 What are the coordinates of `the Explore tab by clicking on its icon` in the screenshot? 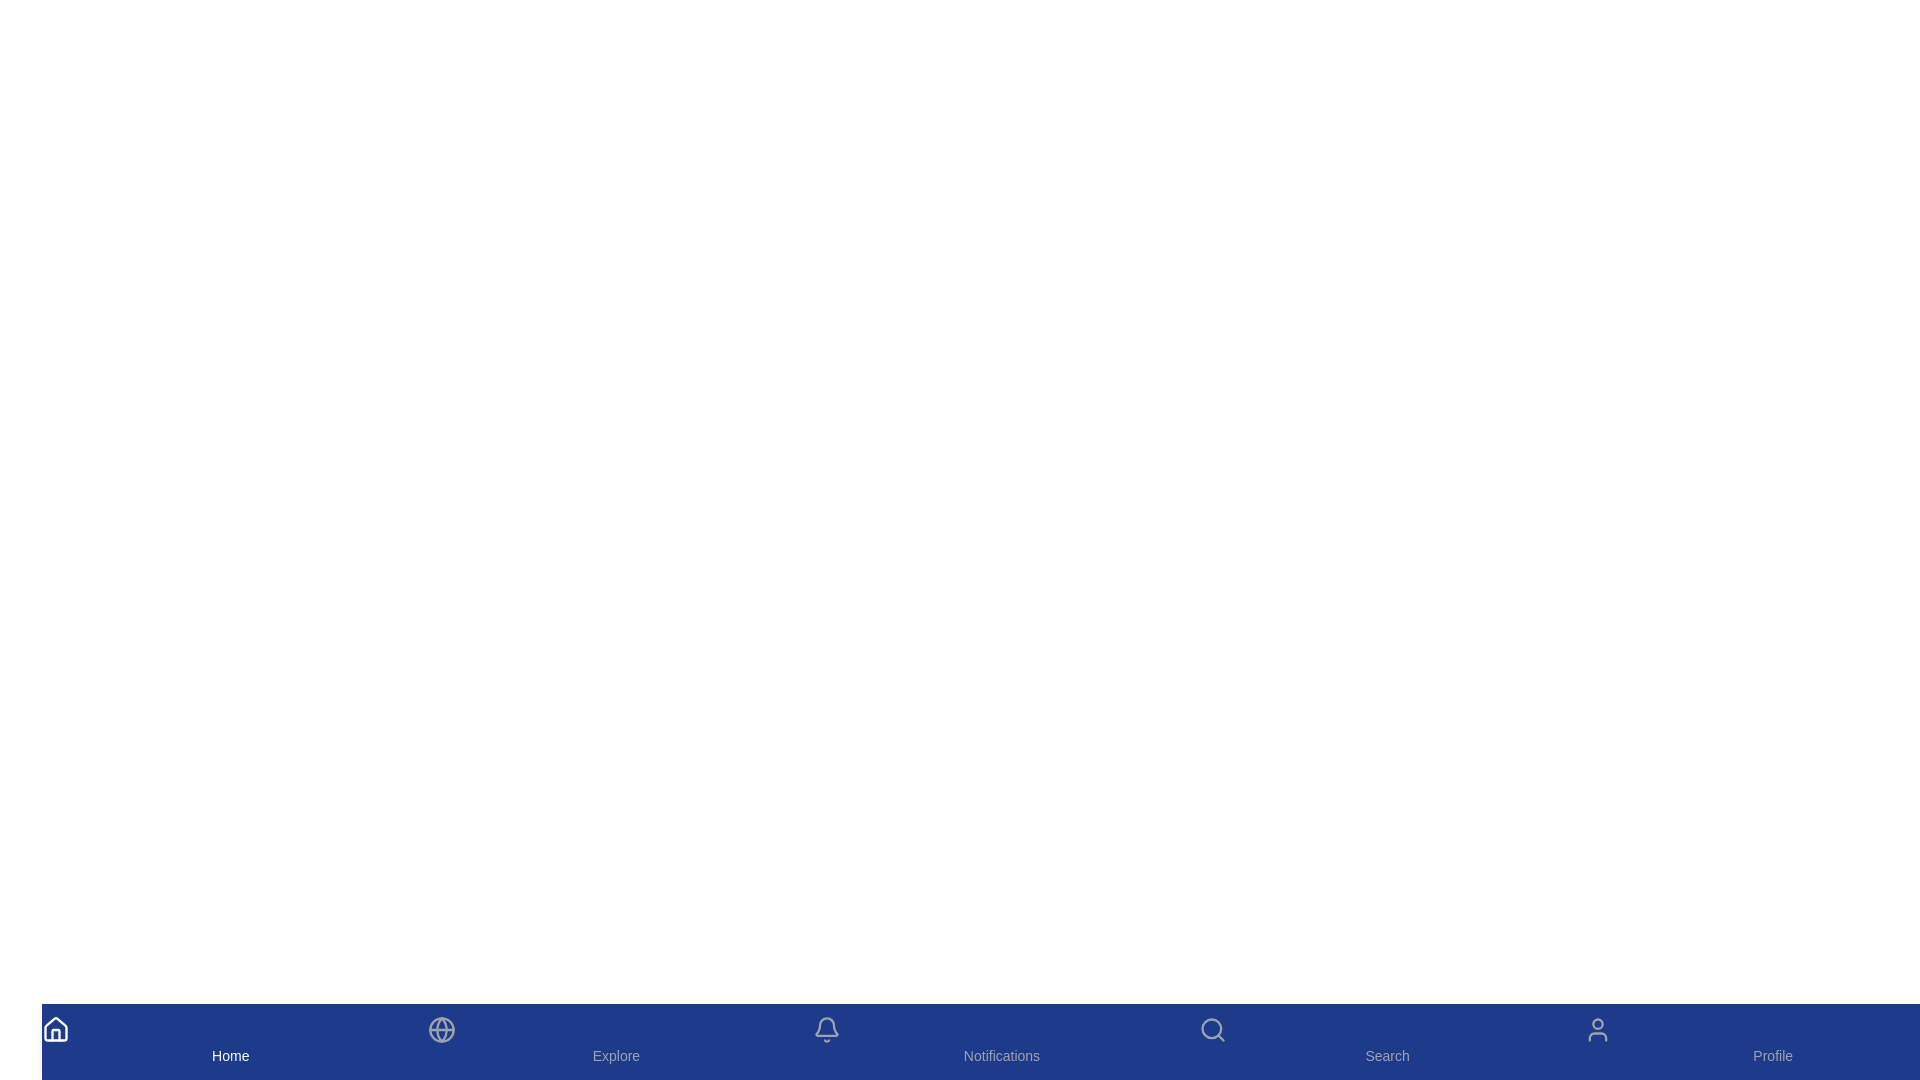 It's located at (615, 1040).